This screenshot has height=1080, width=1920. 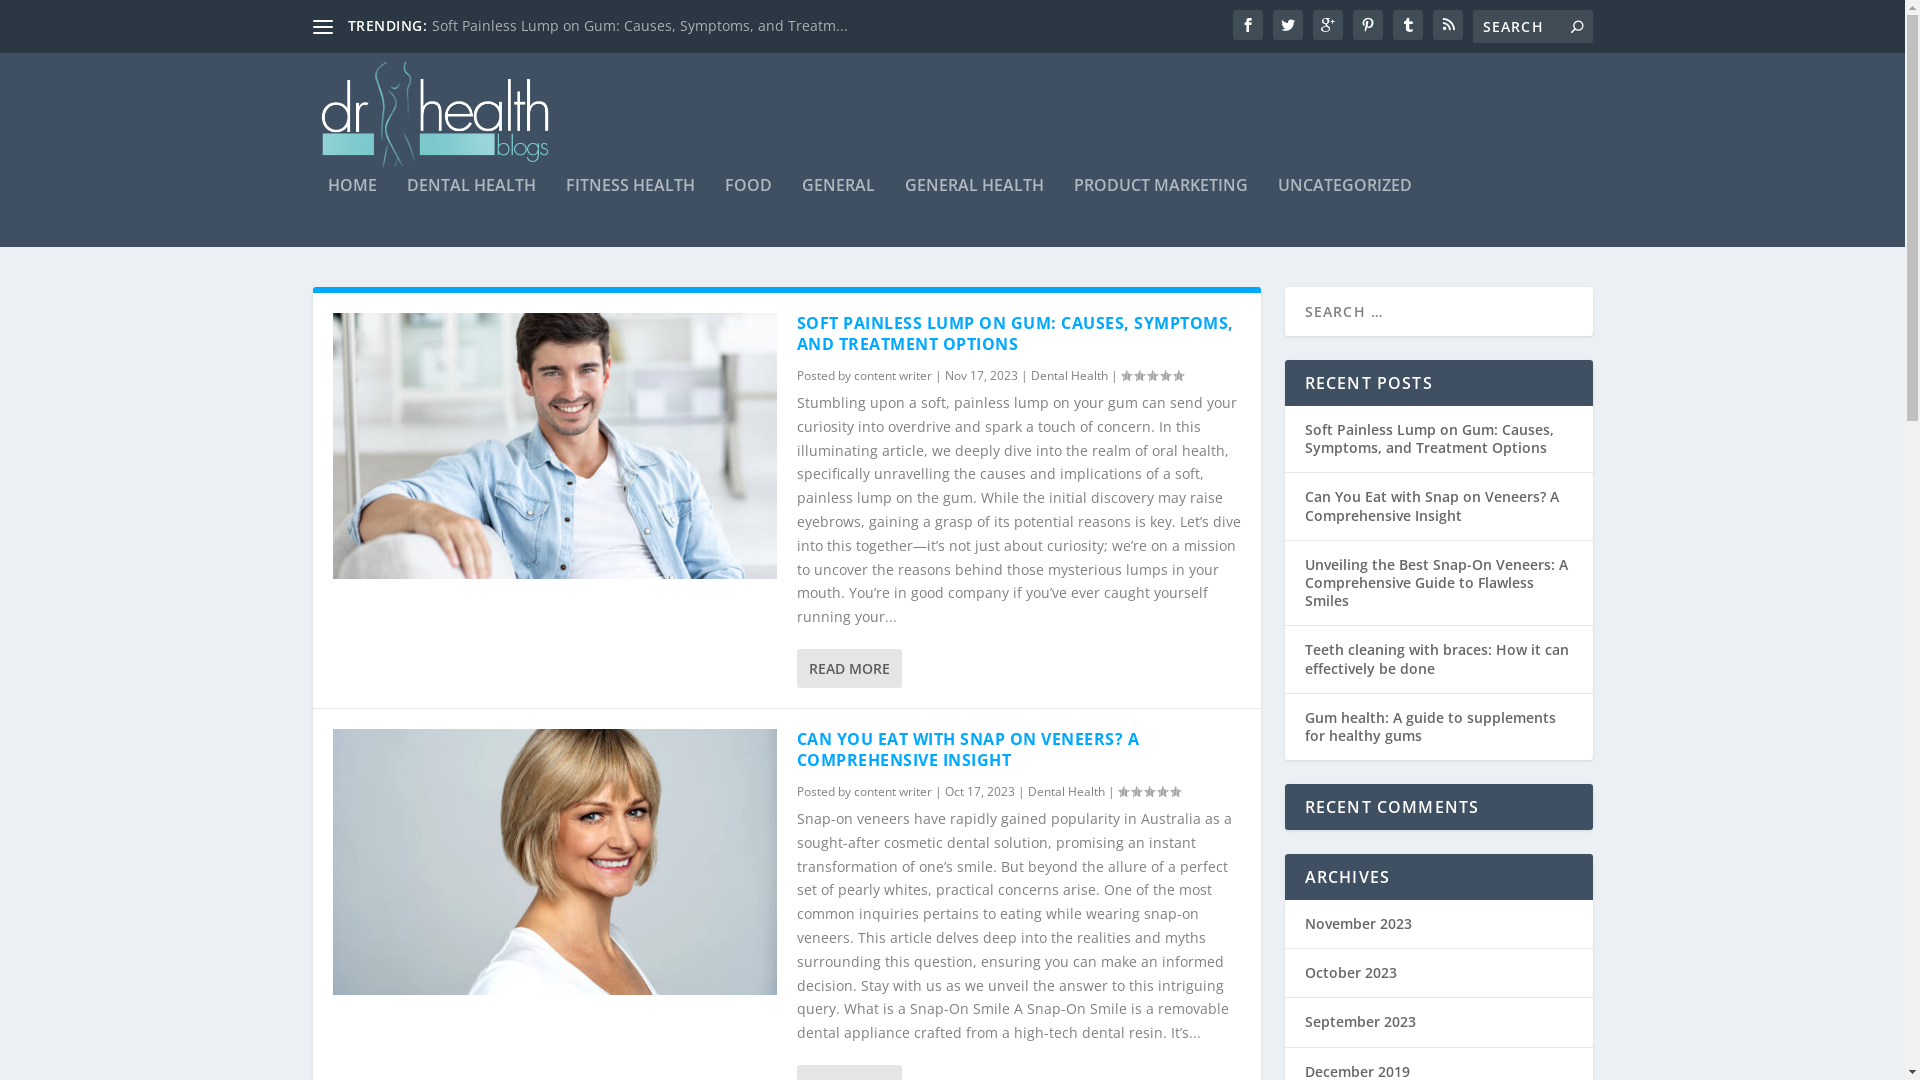 I want to click on 'READ MORE', so click(x=848, y=668).